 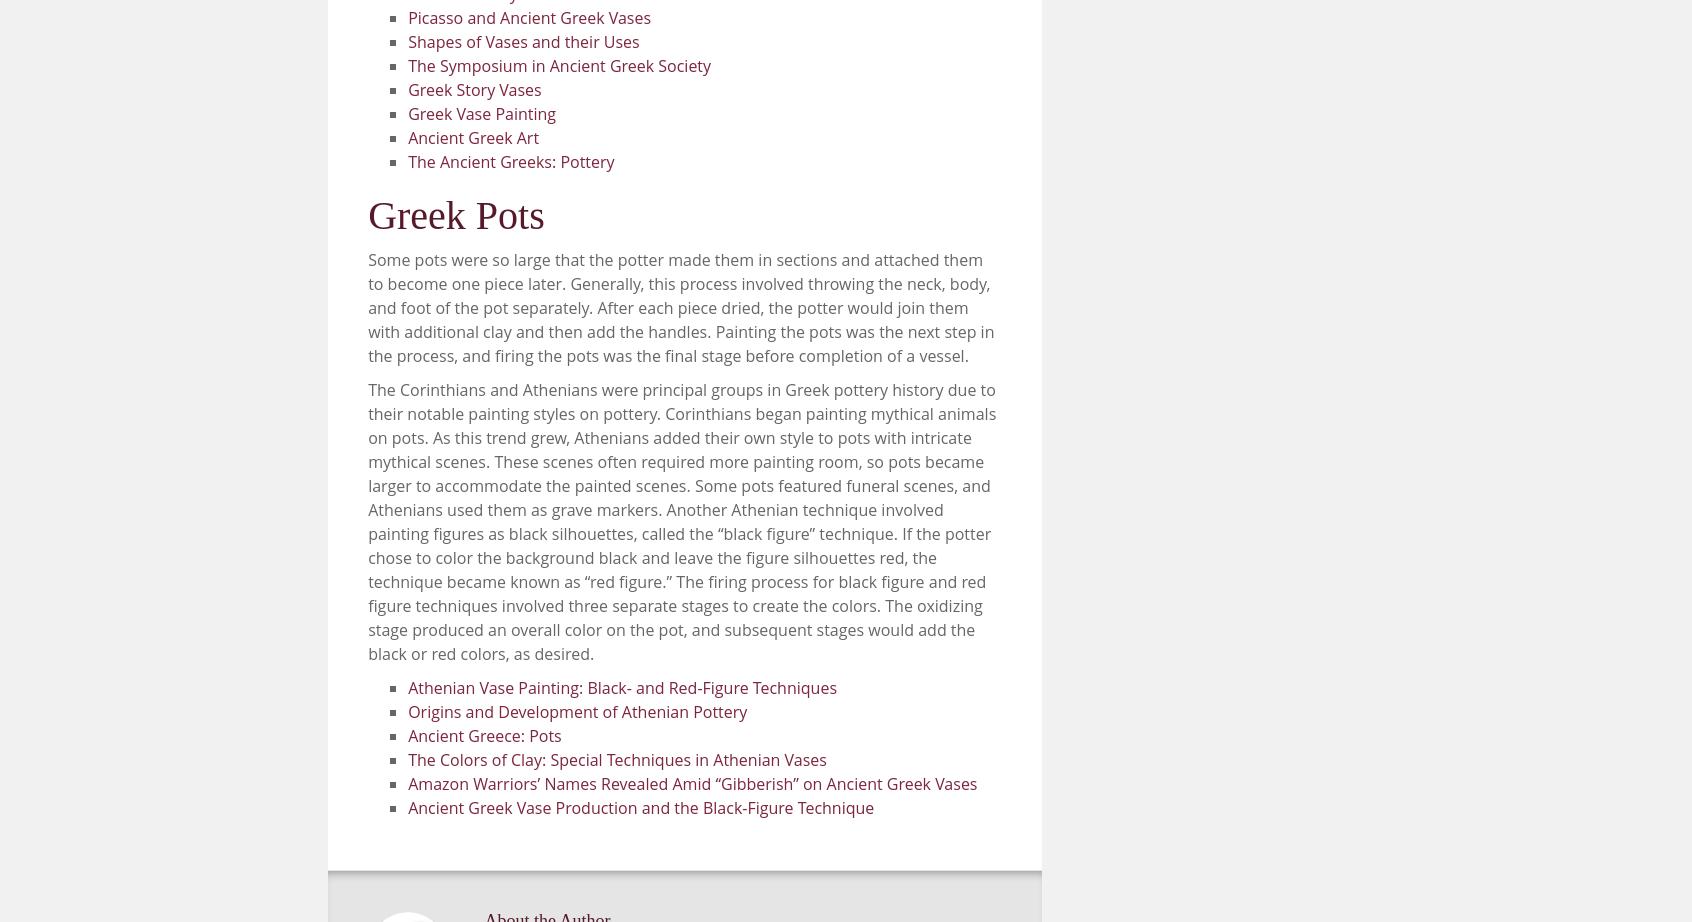 I want to click on 'Amazon Warriors’ Names Revealed Amid “Gibberish” on Ancient Greek Vases', so click(x=692, y=782).